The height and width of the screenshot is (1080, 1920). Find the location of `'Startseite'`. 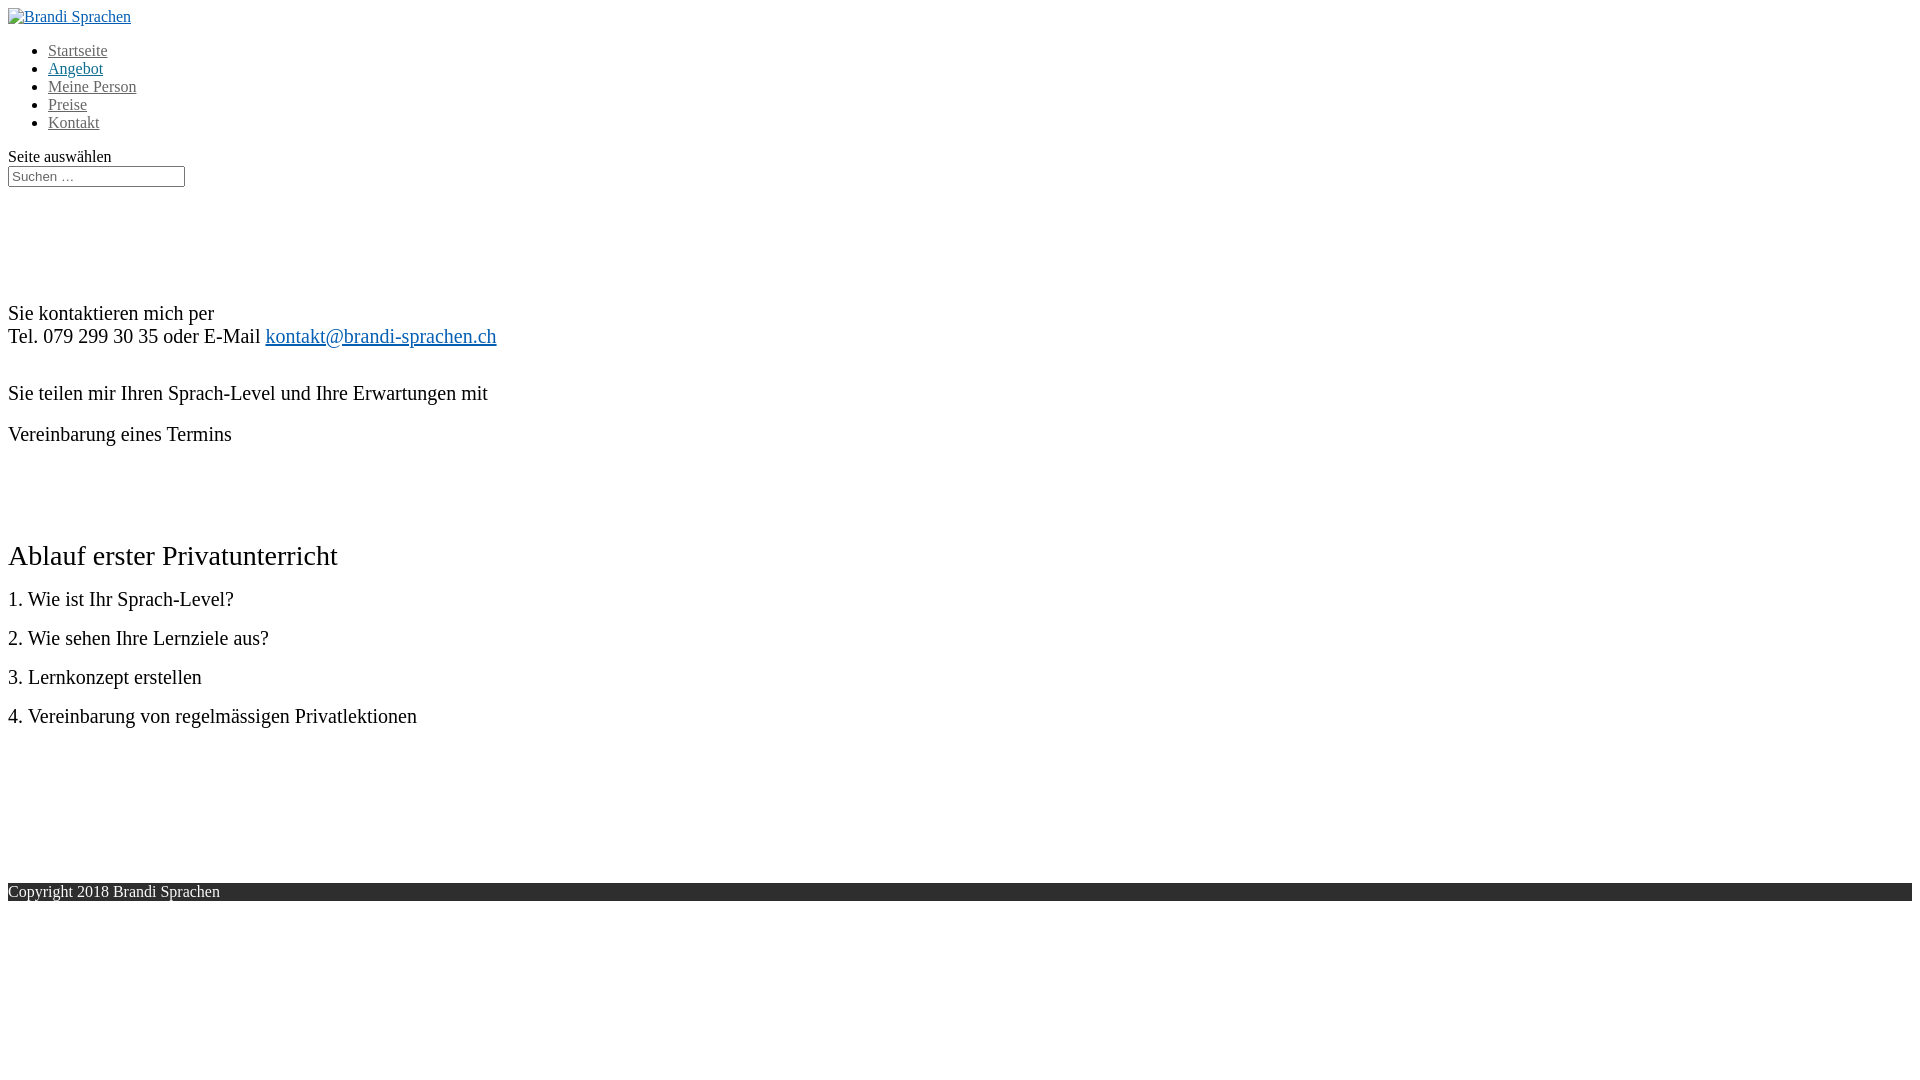

'Startseite' is located at coordinates (77, 49).